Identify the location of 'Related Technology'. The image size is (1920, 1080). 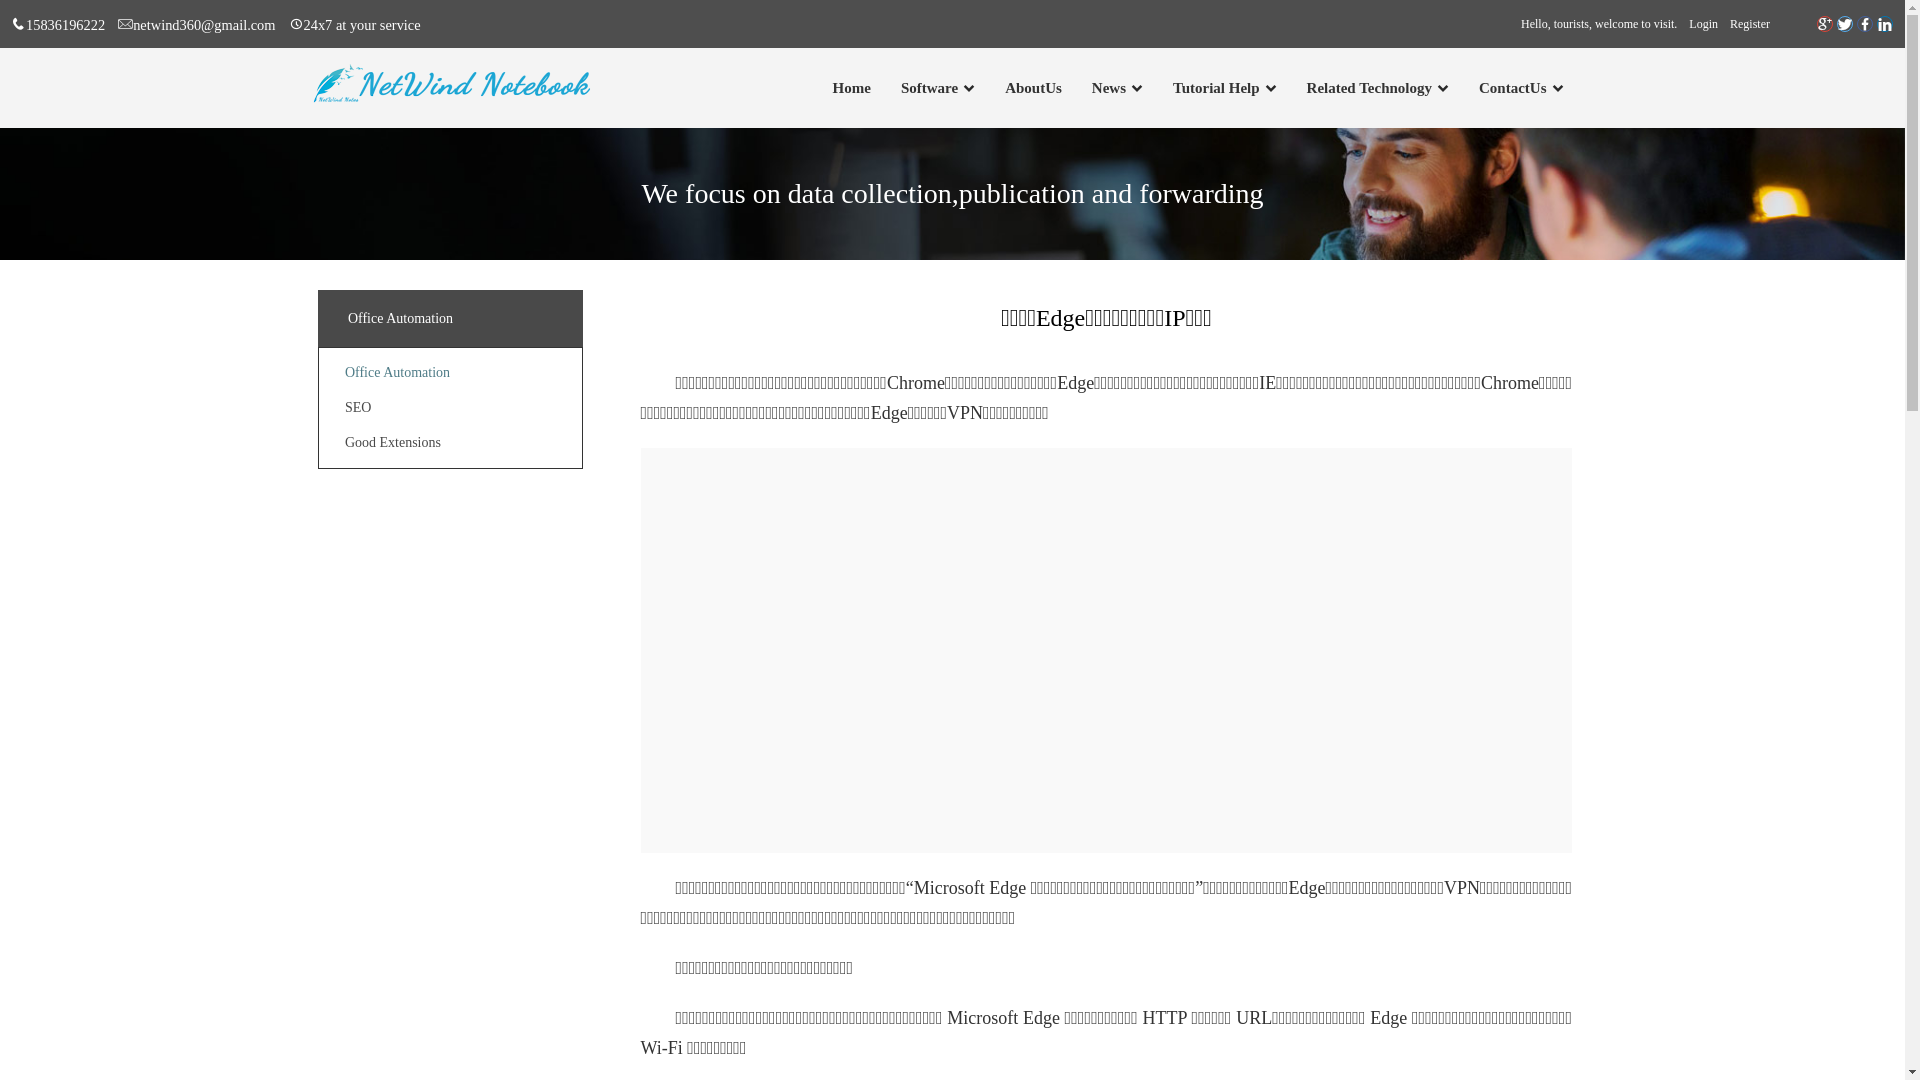
(1368, 87).